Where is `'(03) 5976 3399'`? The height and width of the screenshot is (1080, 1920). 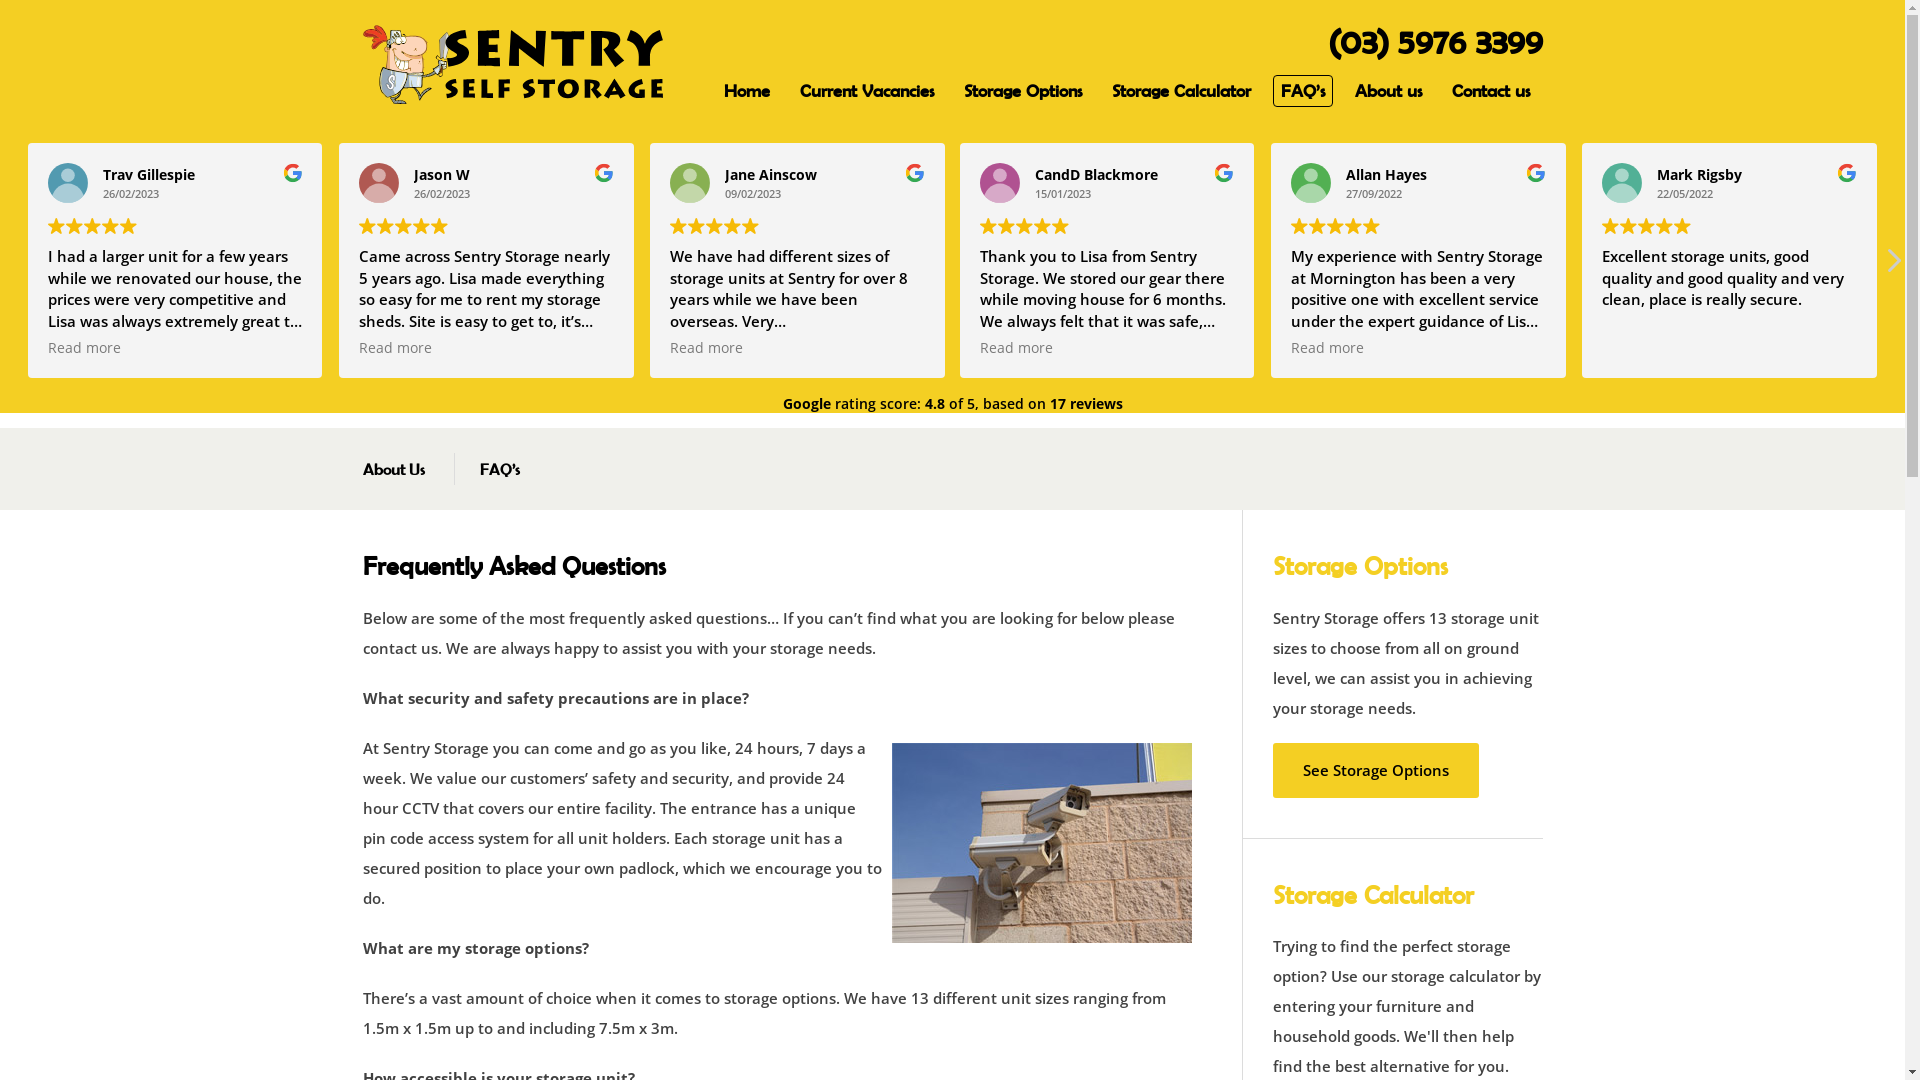
'(03) 5976 3399' is located at coordinates (1434, 42).